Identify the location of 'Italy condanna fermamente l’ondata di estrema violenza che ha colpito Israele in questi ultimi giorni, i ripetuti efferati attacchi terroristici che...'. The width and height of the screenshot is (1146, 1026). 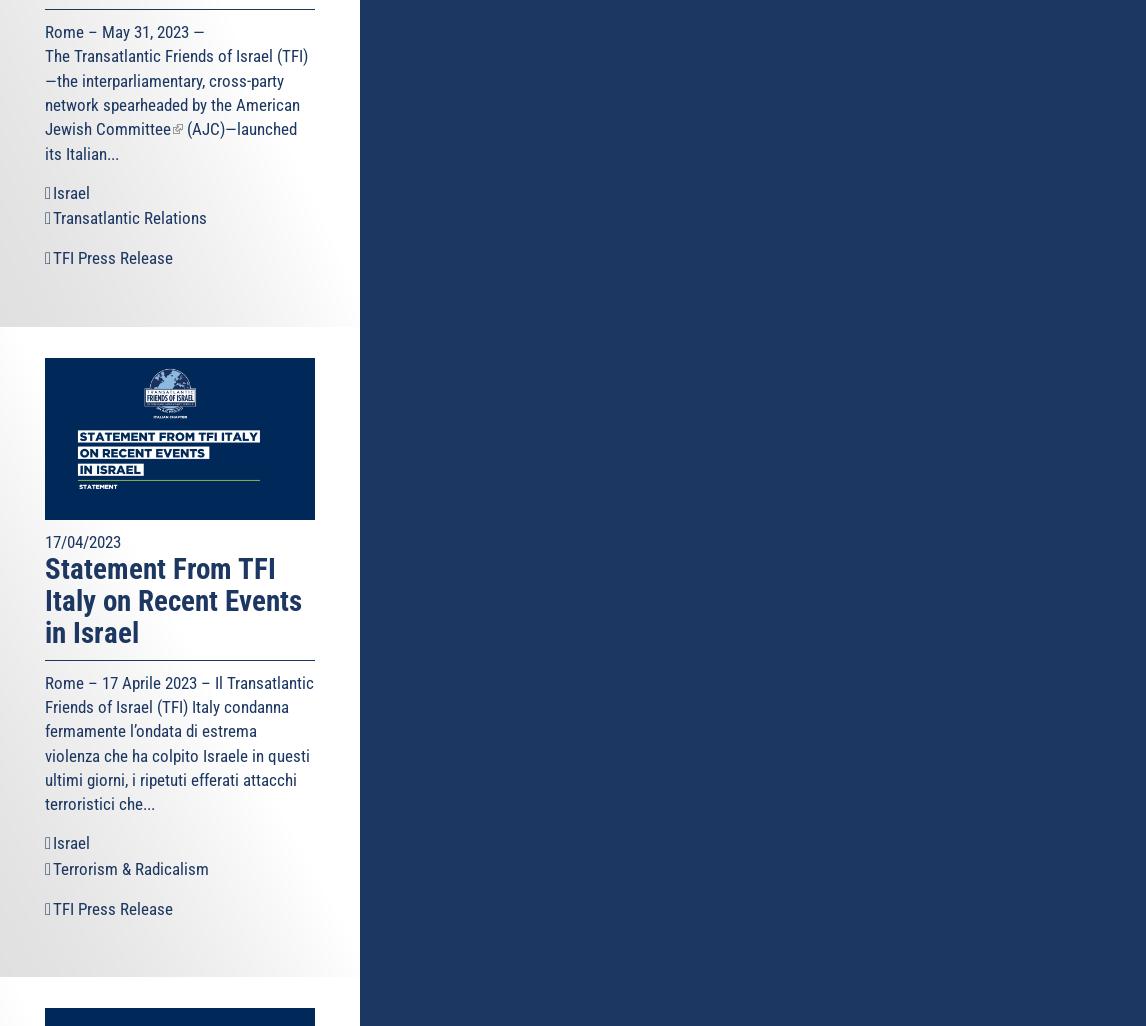
(177, 755).